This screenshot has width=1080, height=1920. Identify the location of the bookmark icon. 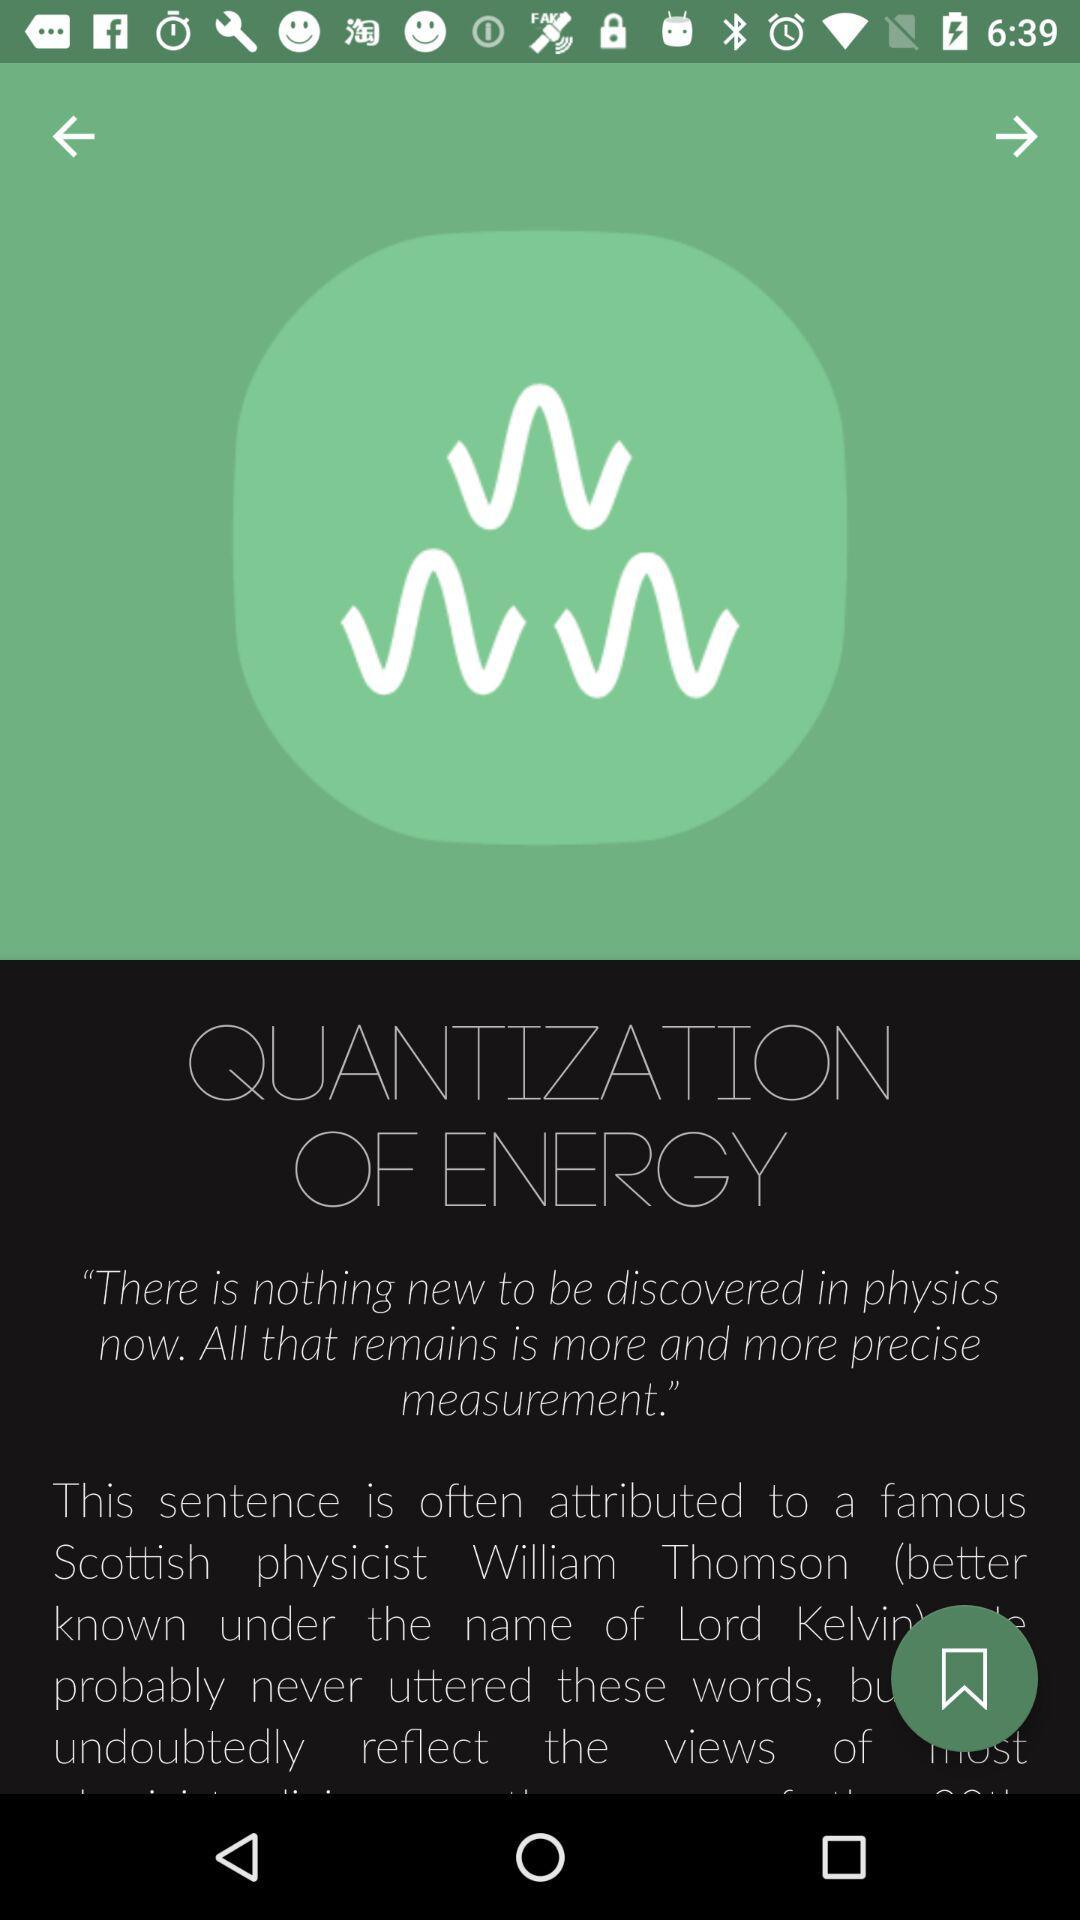
(963, 1678).